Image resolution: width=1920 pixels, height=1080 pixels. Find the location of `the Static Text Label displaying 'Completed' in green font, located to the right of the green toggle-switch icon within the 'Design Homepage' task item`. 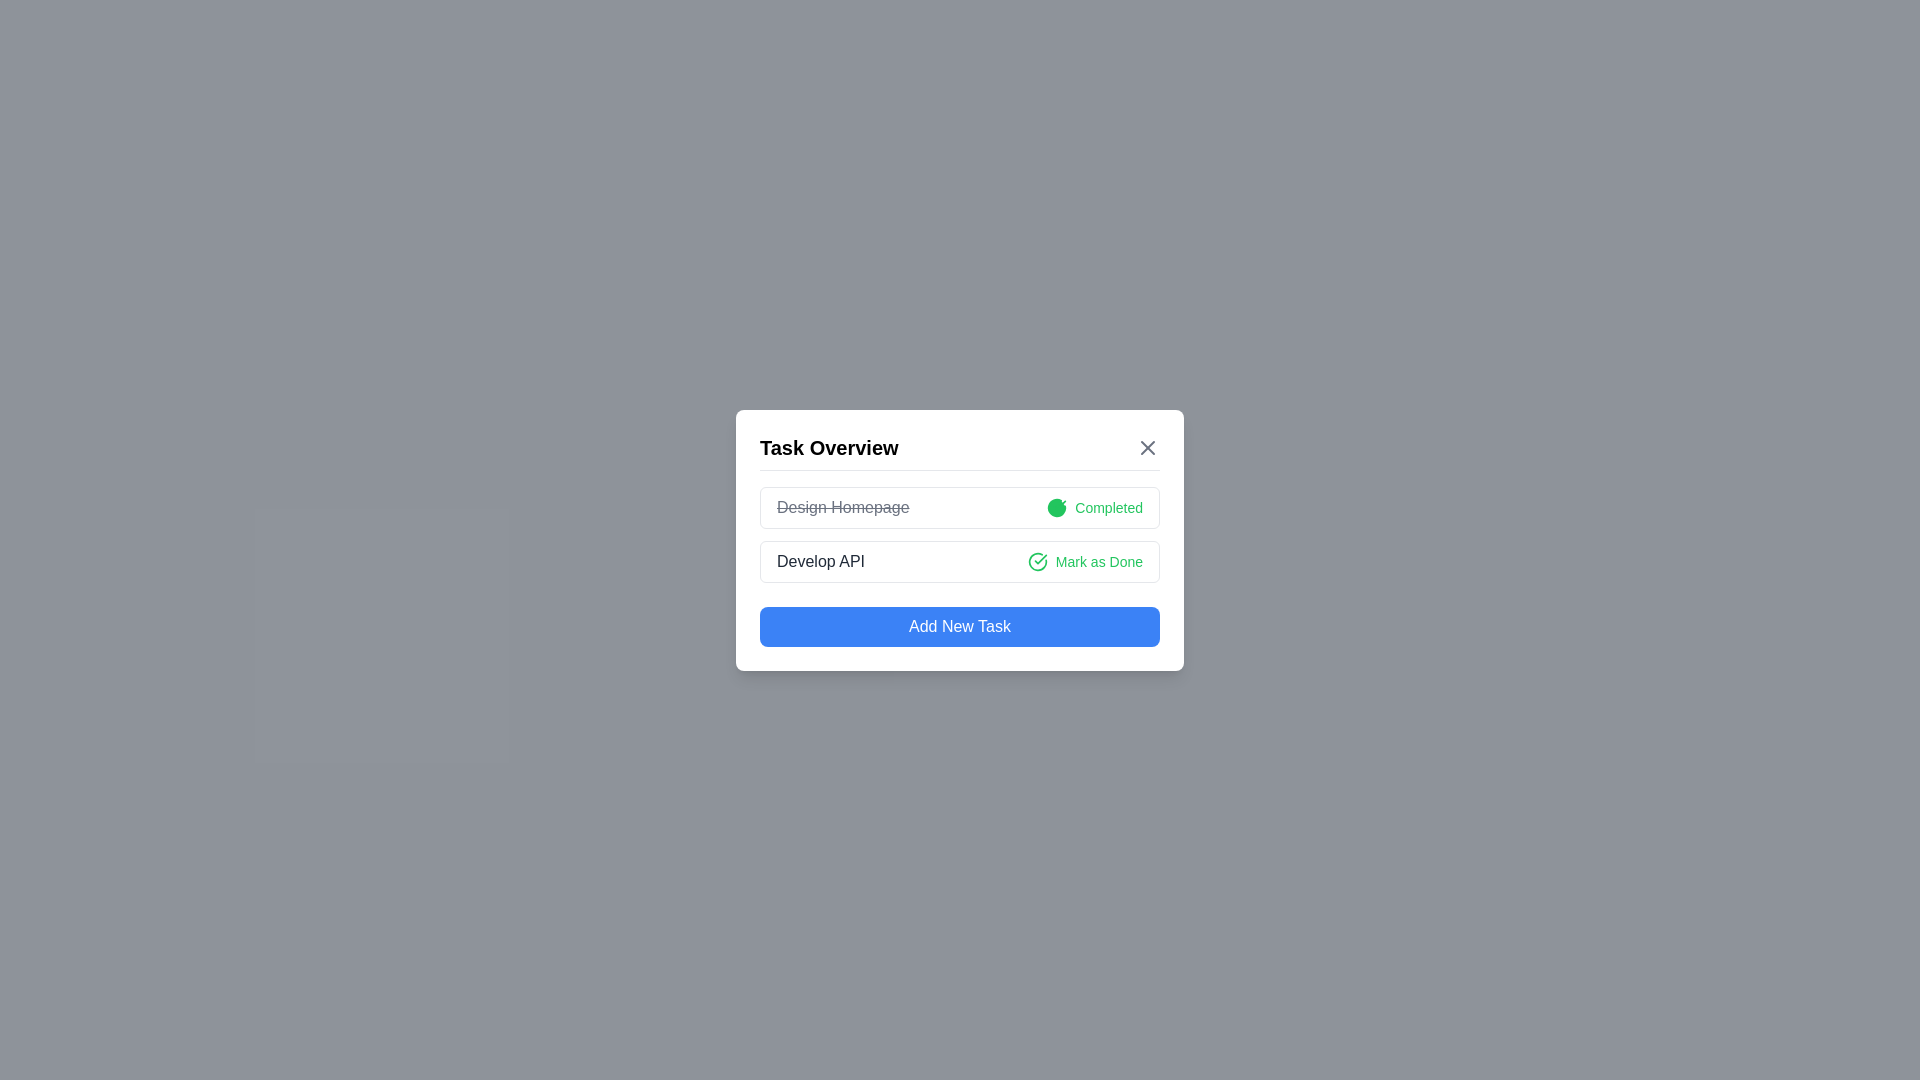

the Static Text Label displaying 'Completed' in green font, located to the right of the green toggle-switch icon within the 'Design Homepage' task item is located at coordinates (1108, 506).